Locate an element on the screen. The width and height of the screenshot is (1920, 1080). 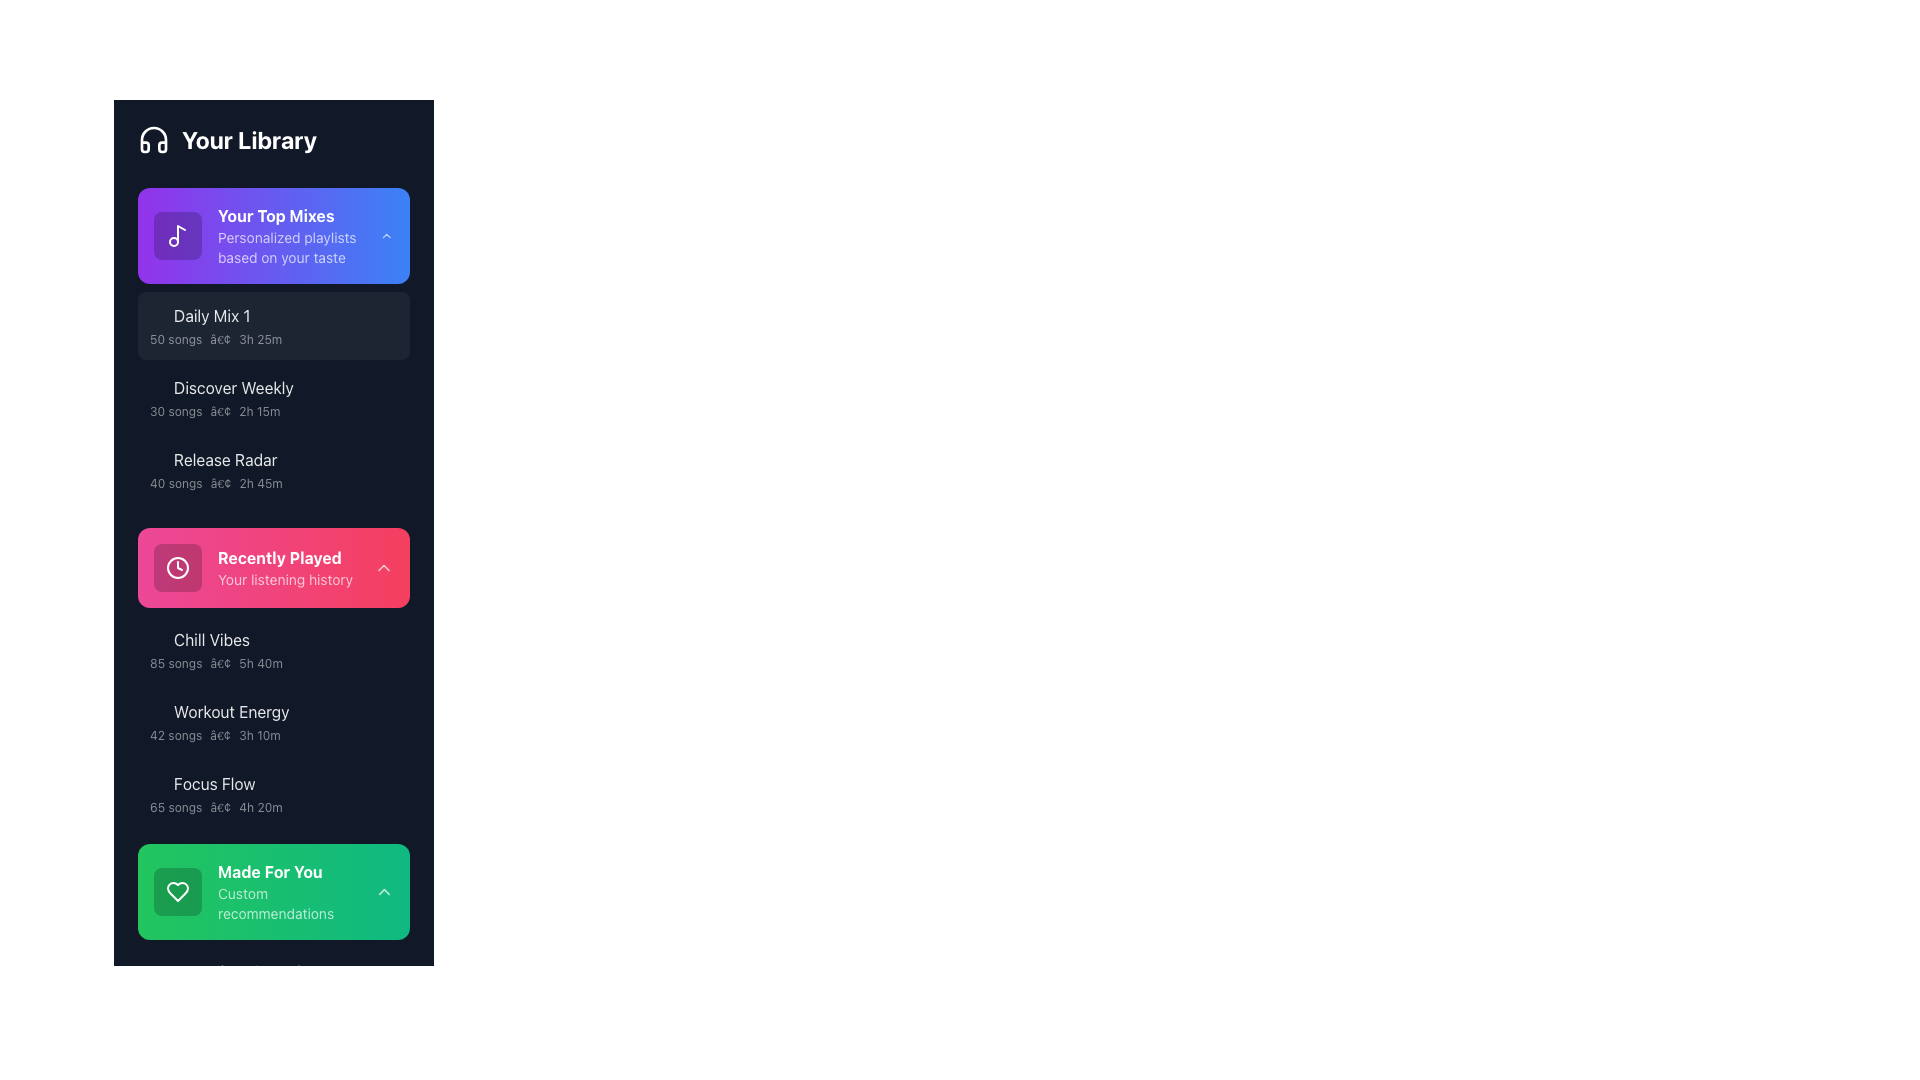
text label that serves as a header for the section within the green card at the bottom of the left-side navigation panel, positioned above the smaller text 'Custom recommendations' is located at coordinates (295, 870).